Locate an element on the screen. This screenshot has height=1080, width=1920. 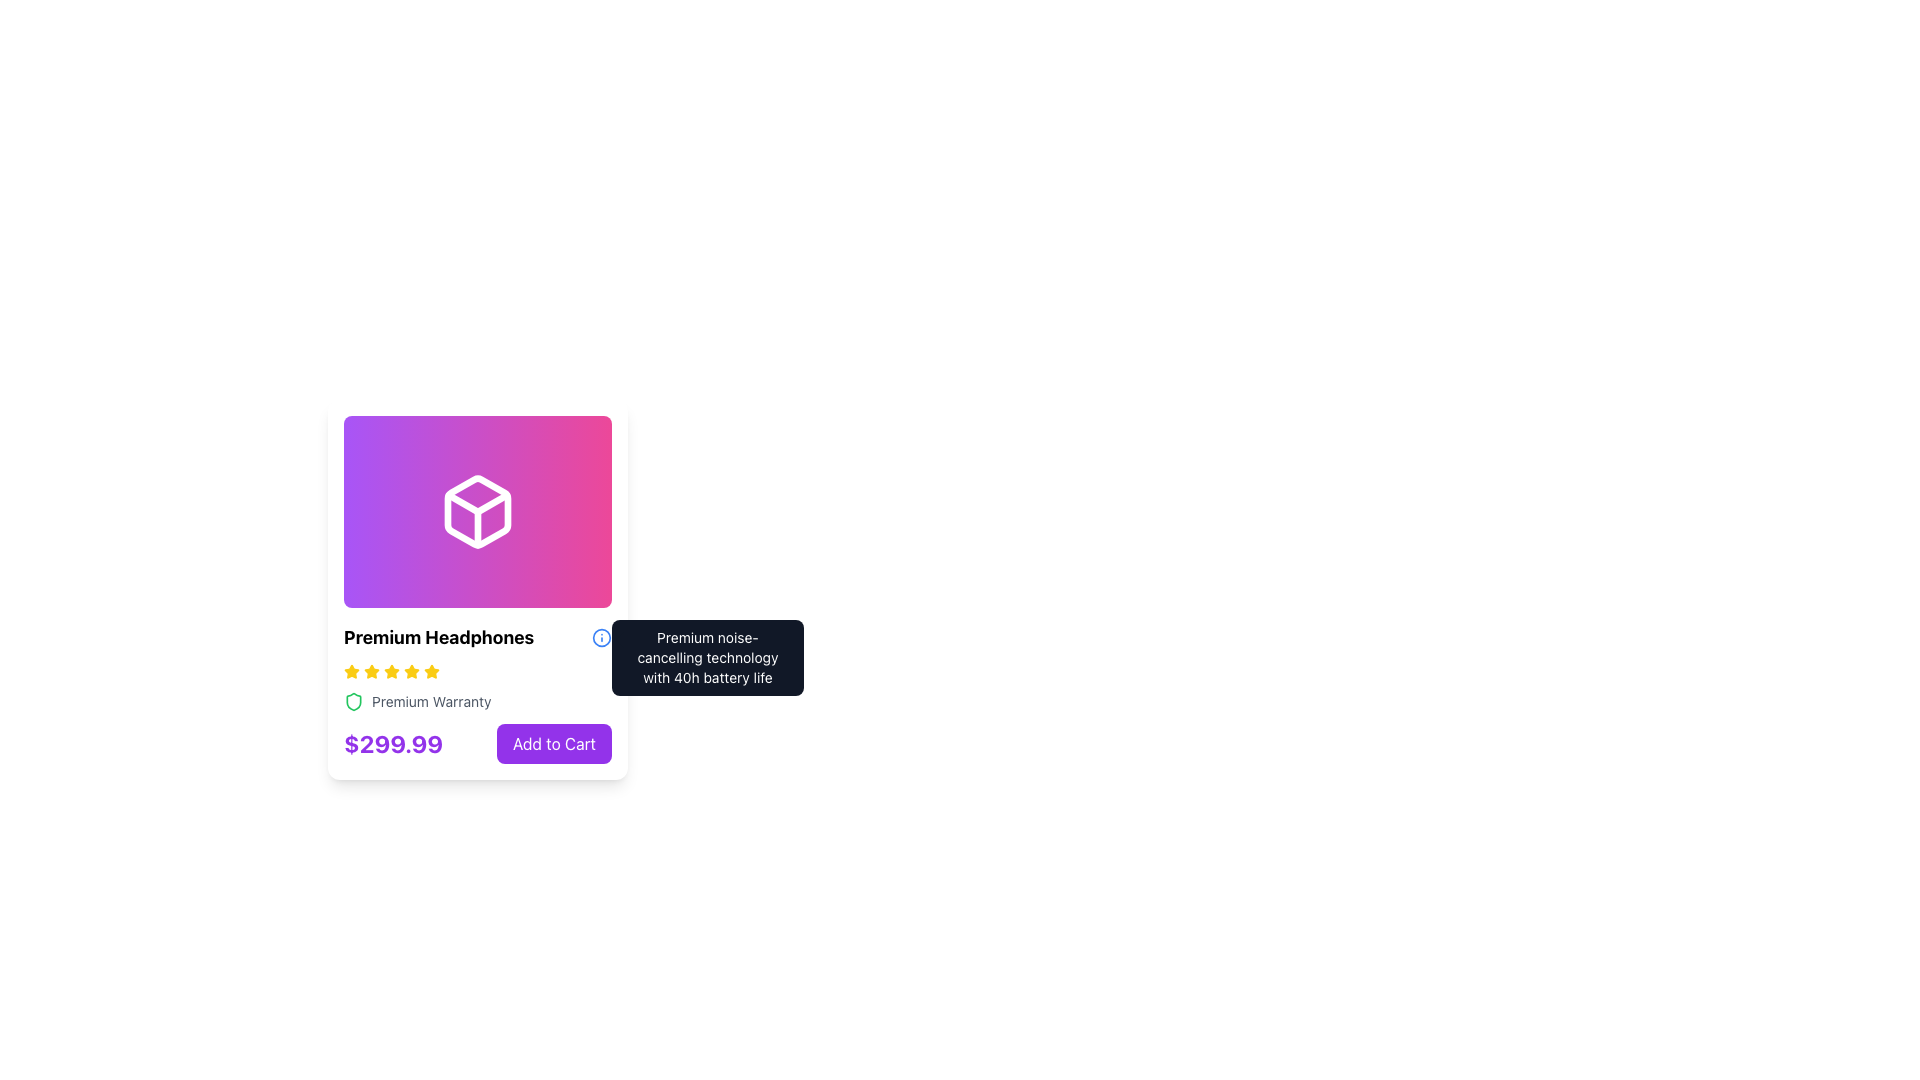
the text element reading 'Premium Headphones', which is styled in bold, black font and serves as a prominent title for the product description is located at coordinates (438, 637).